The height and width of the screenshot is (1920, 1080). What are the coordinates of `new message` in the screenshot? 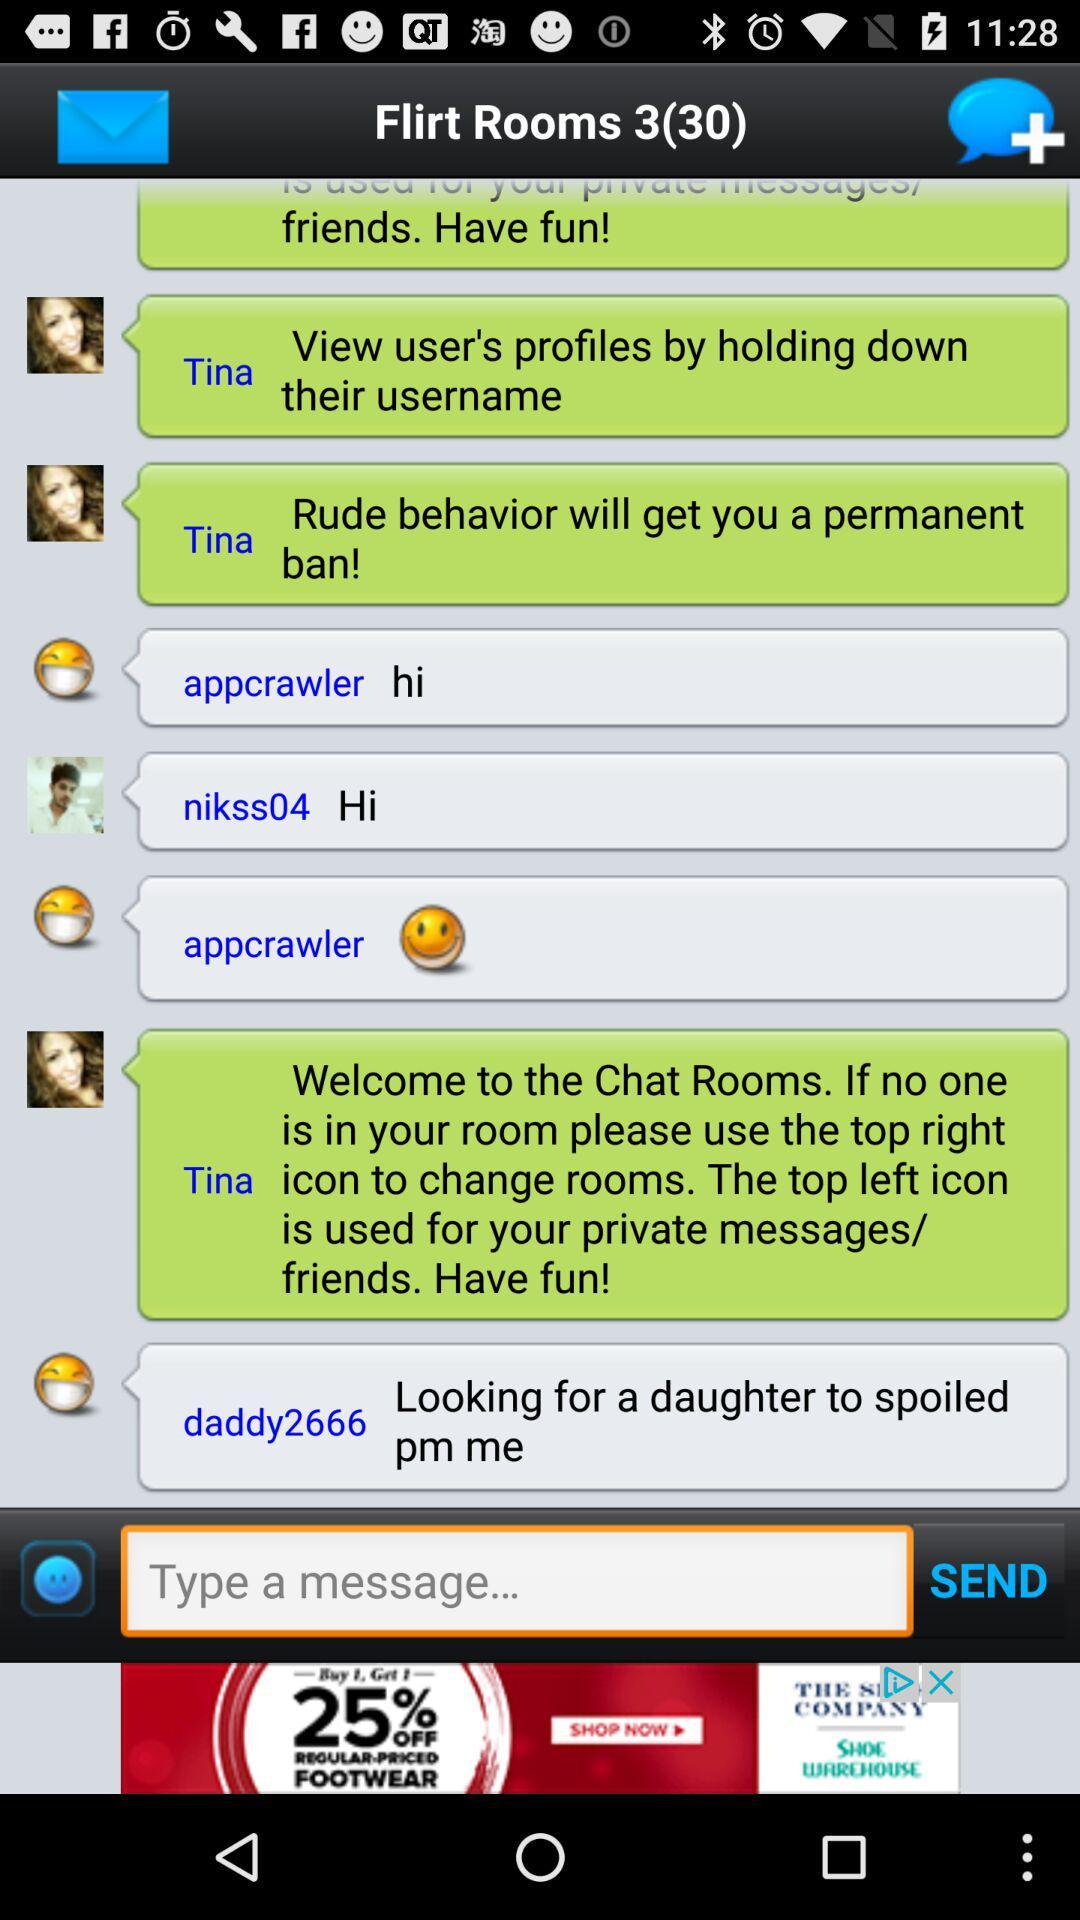 It's located at (1007, 119).